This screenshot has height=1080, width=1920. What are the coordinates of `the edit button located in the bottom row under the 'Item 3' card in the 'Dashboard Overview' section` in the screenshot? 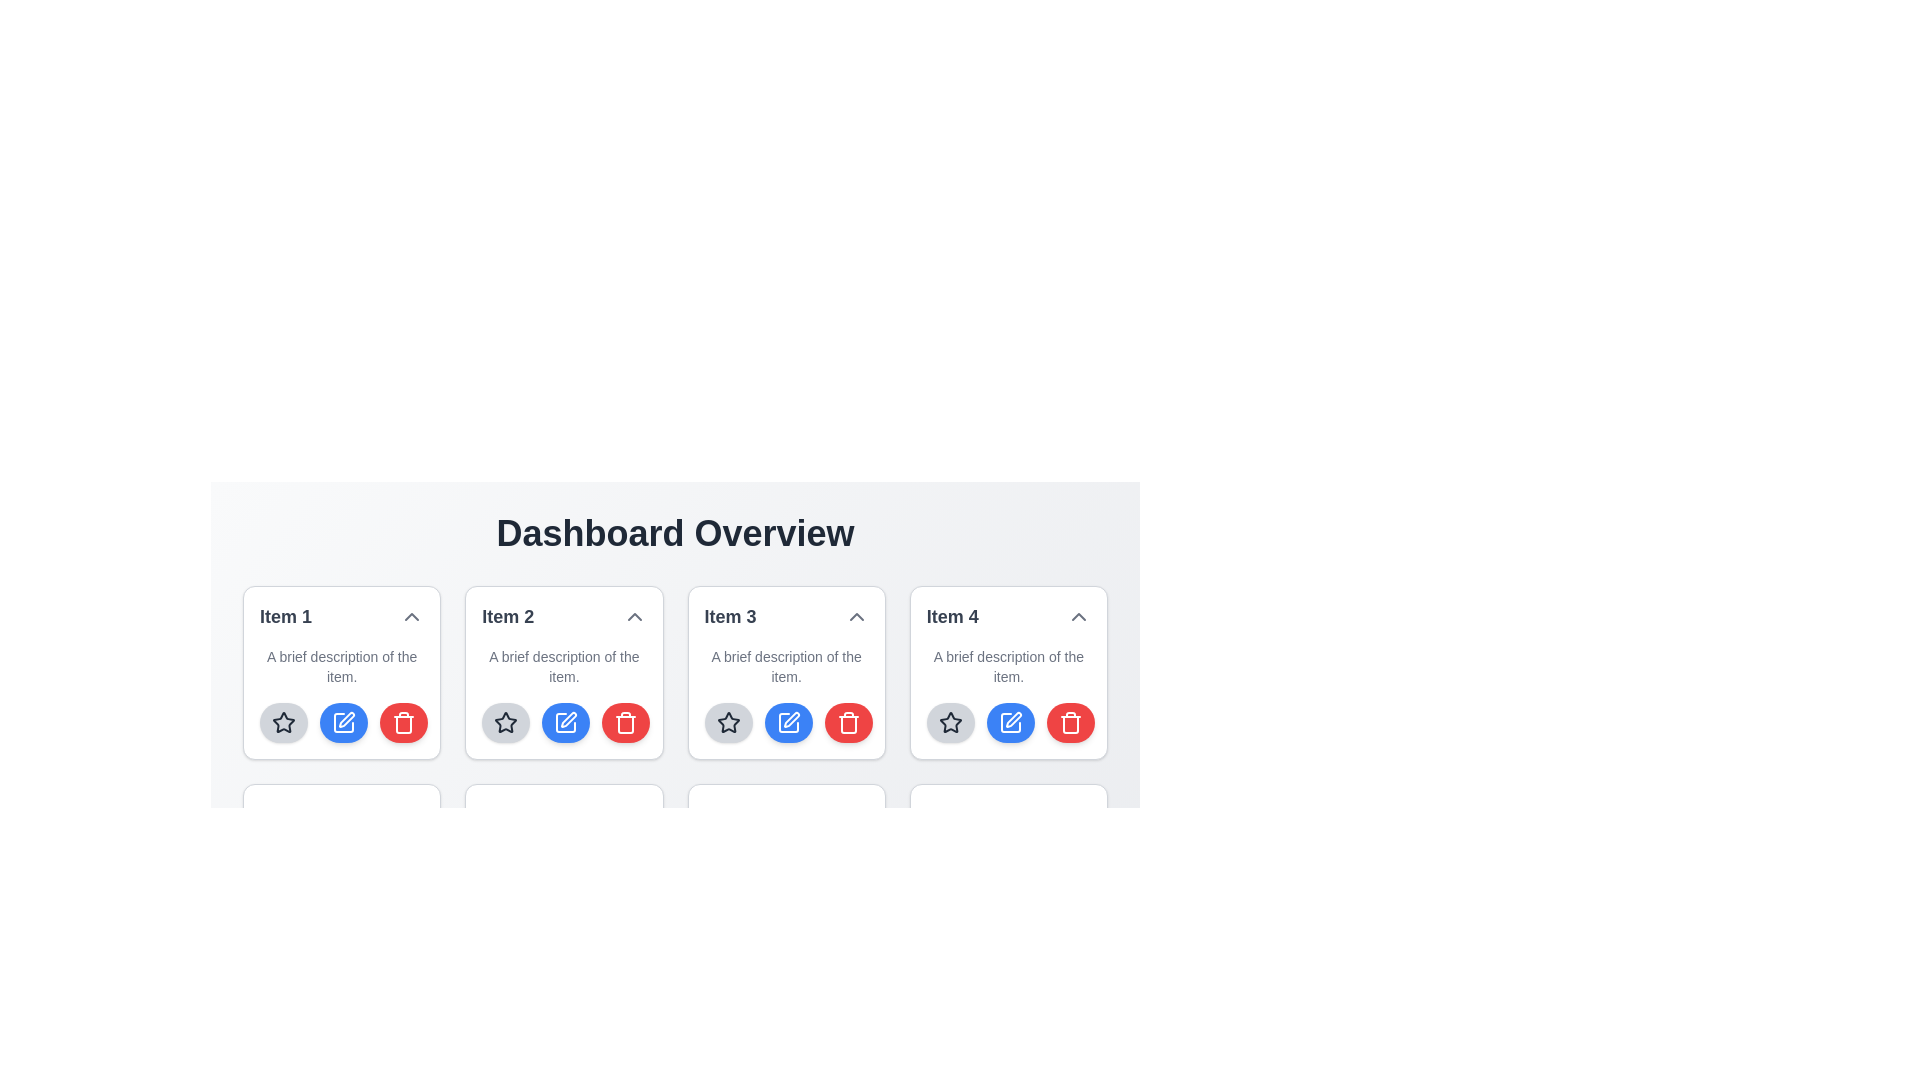 It's located at (787, 921).